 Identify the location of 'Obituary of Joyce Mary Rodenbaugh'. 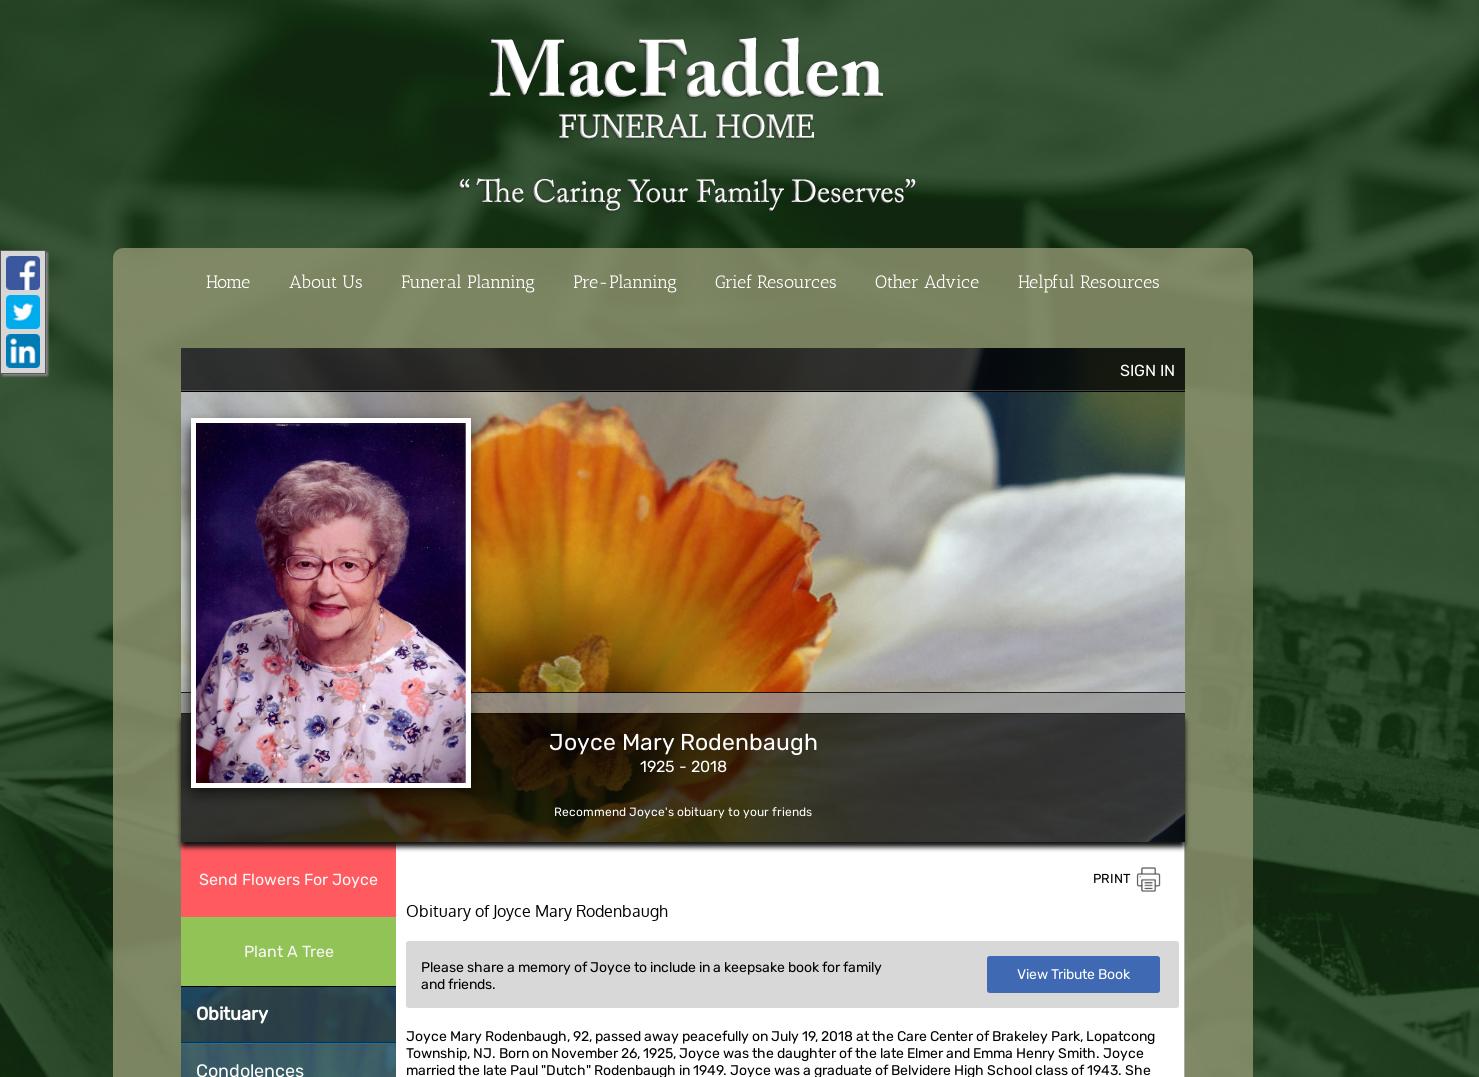
(536, 911).